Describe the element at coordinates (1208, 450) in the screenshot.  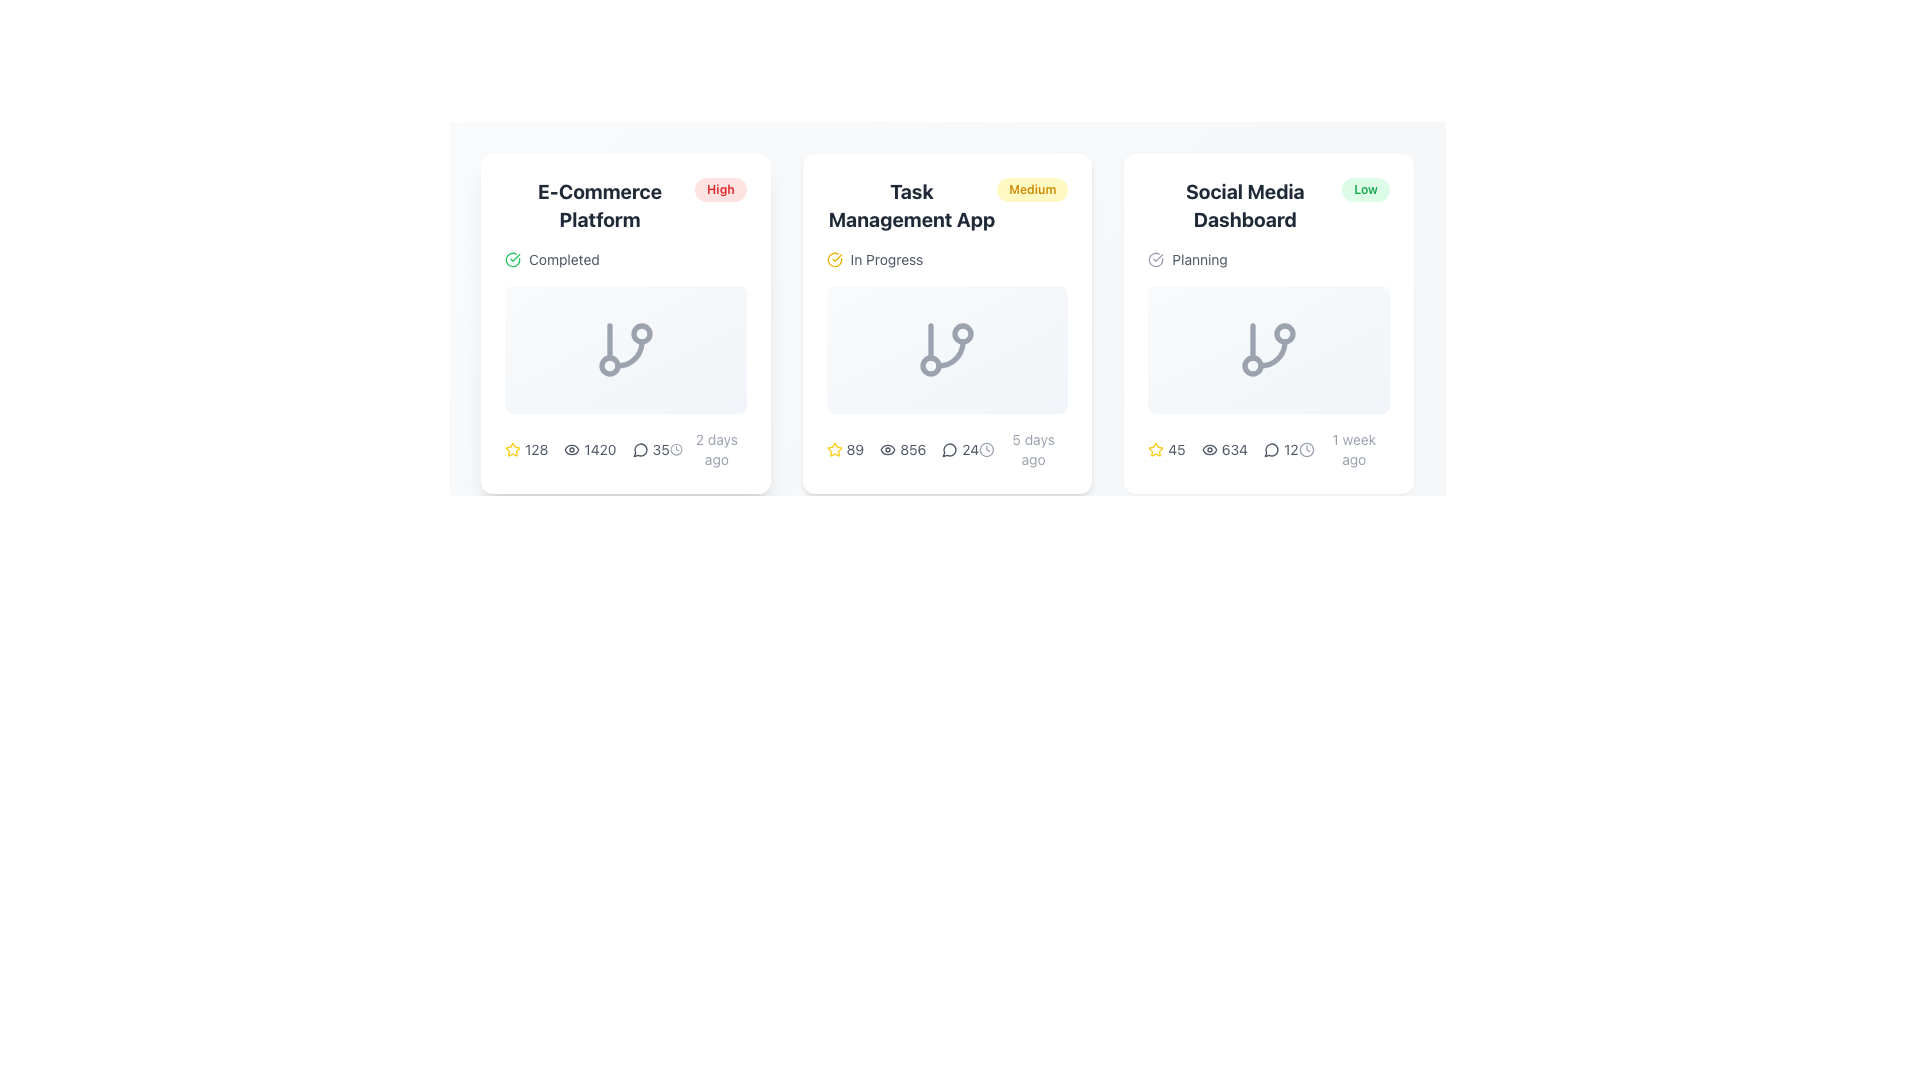
I see `the visibility icon located in the lower portion of the 'Social Media Dashboard' card, adjacent to the number '634'` at that location.